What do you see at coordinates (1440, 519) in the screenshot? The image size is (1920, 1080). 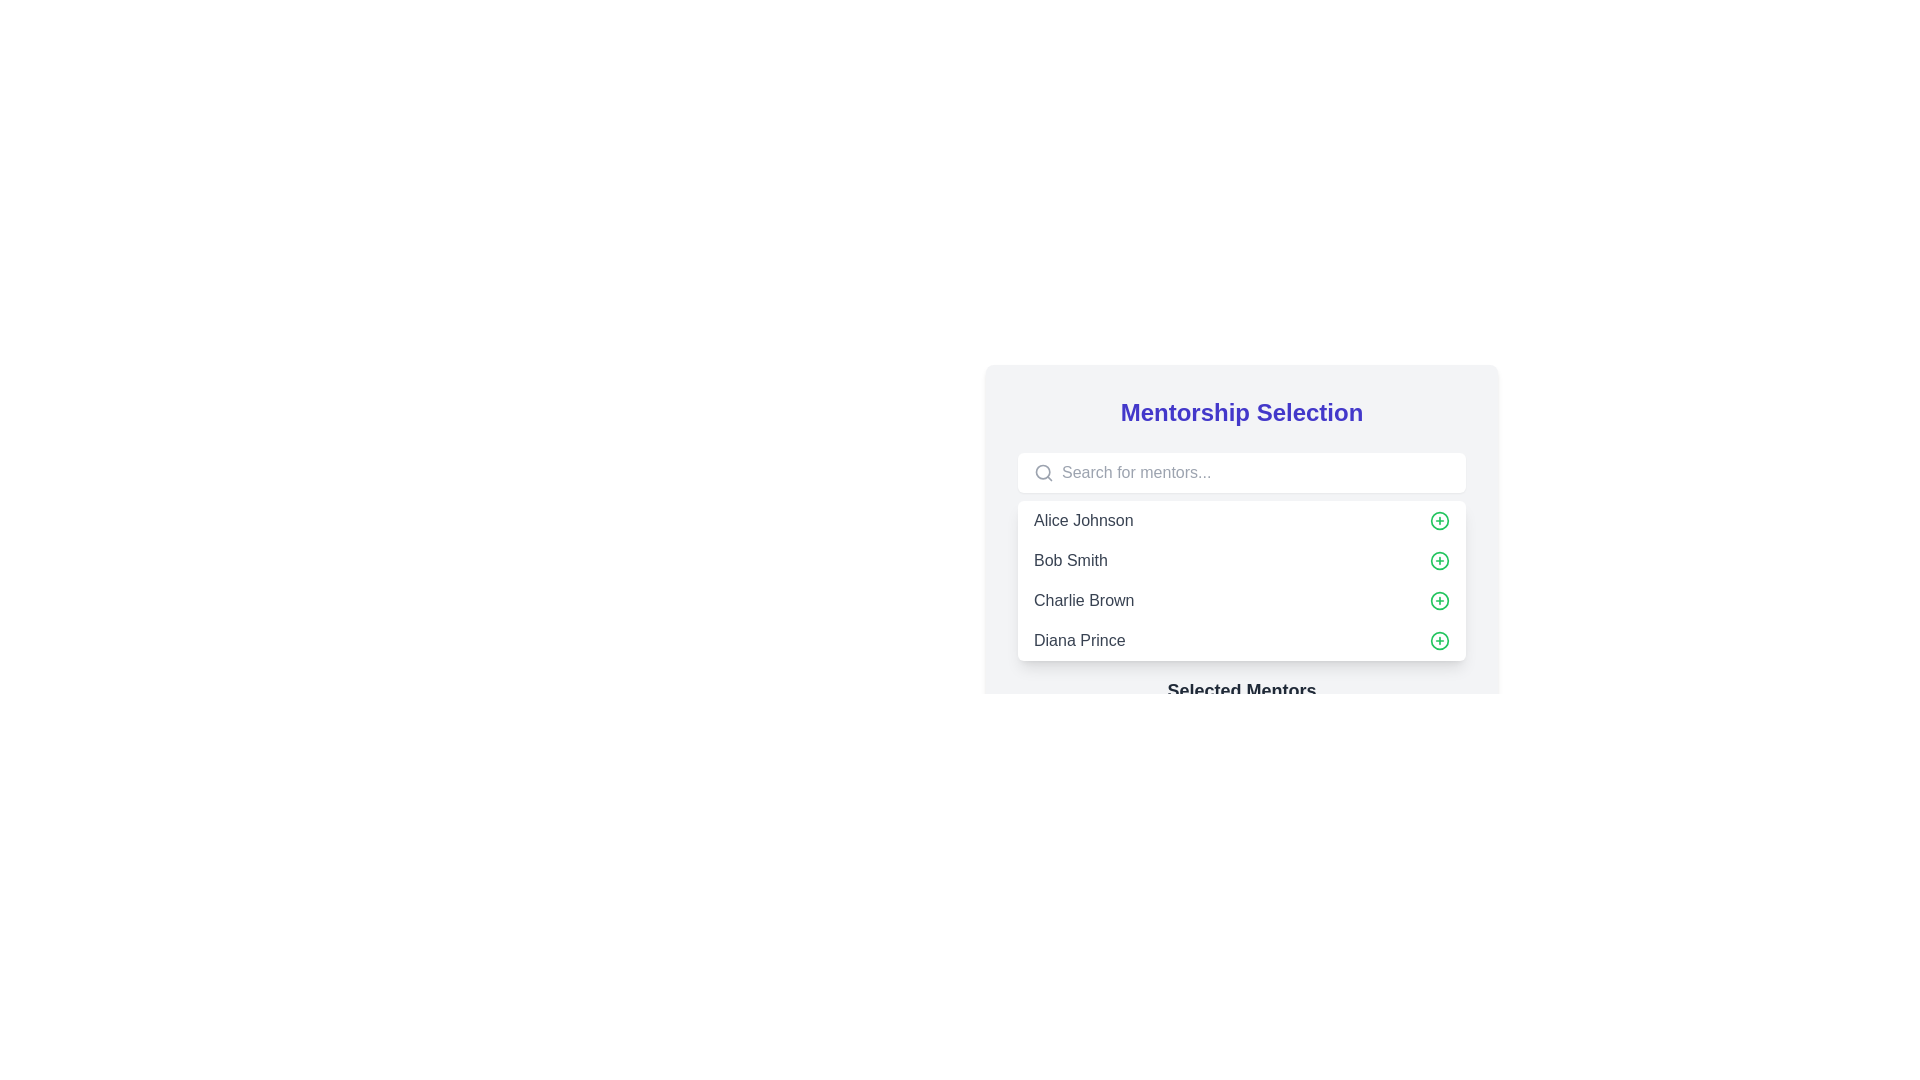 I see `the circular plus icon with a green border and plus sign` at bounding box center [1440, 519].